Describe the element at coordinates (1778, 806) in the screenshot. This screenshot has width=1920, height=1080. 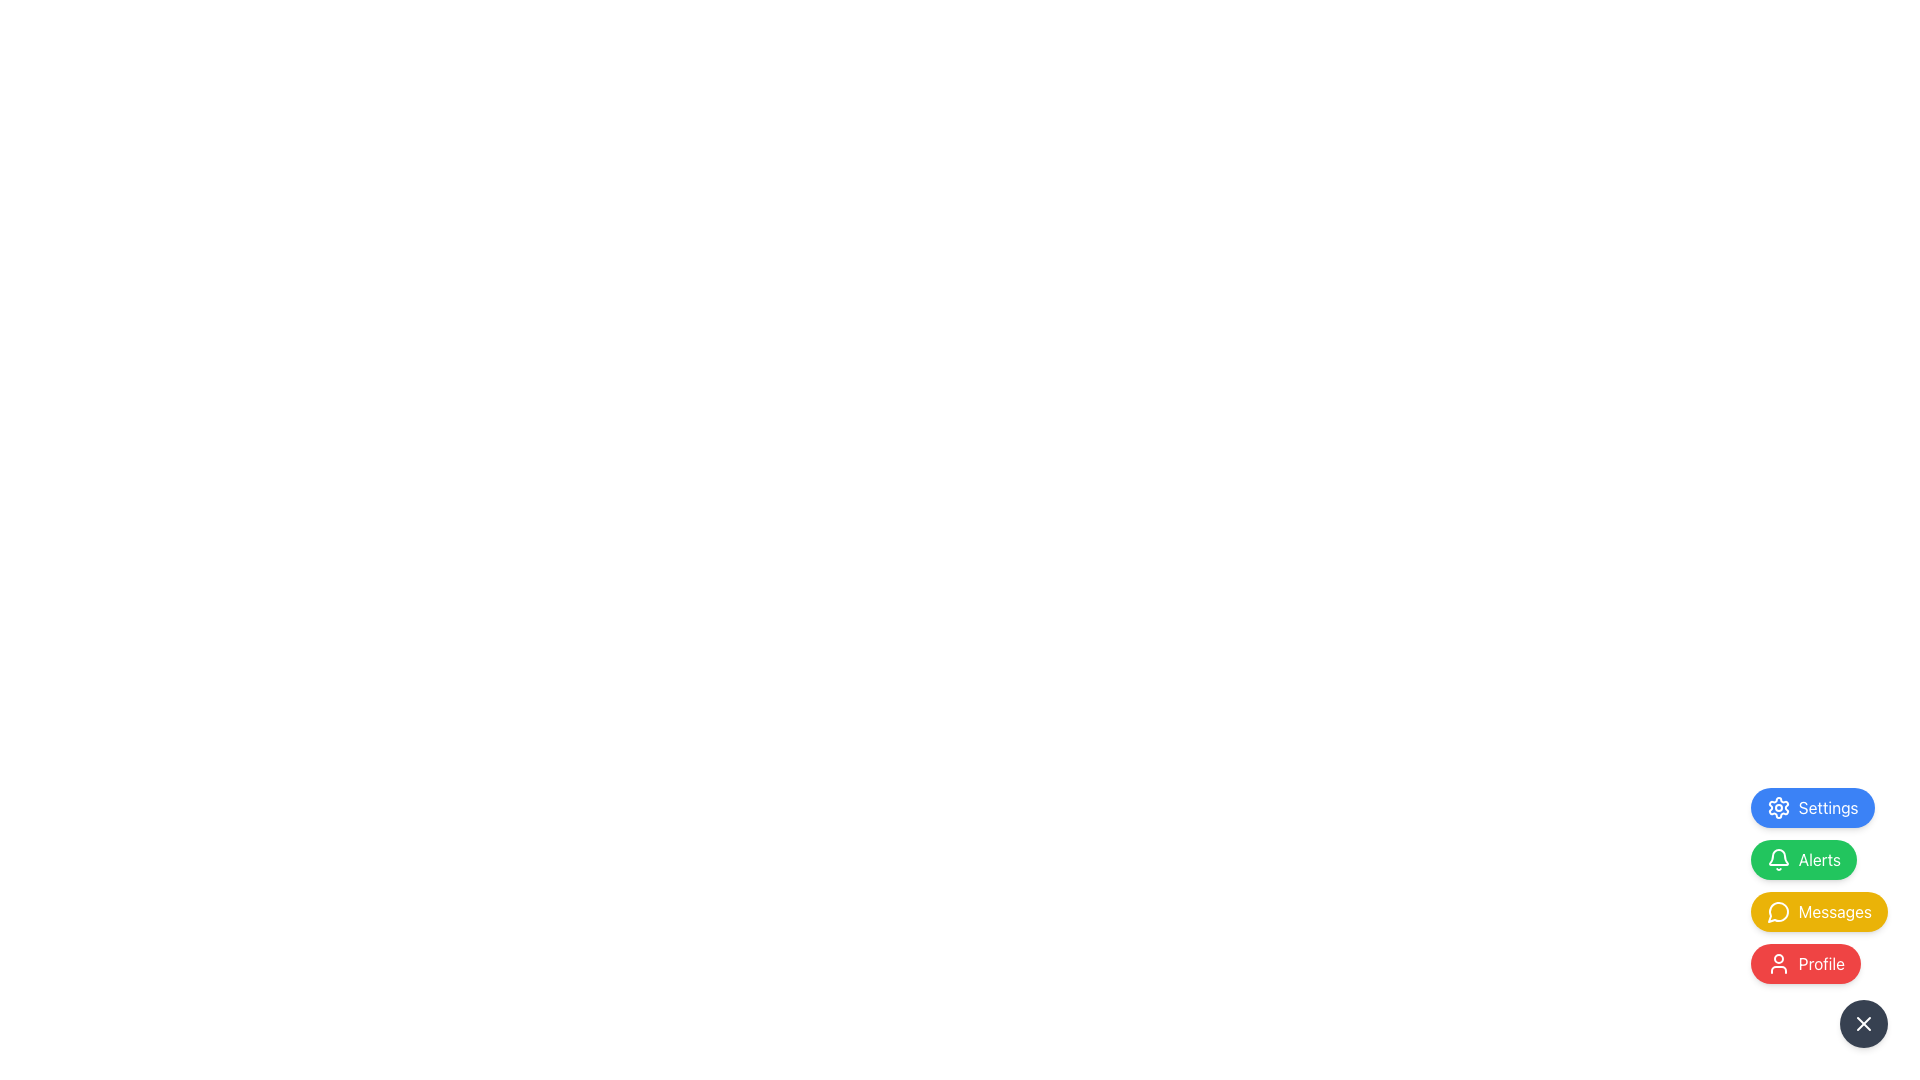
I see `the 'Settings' gear icon located at the top of the vertical options stack in the bottom-right corner of the interface` at that location.